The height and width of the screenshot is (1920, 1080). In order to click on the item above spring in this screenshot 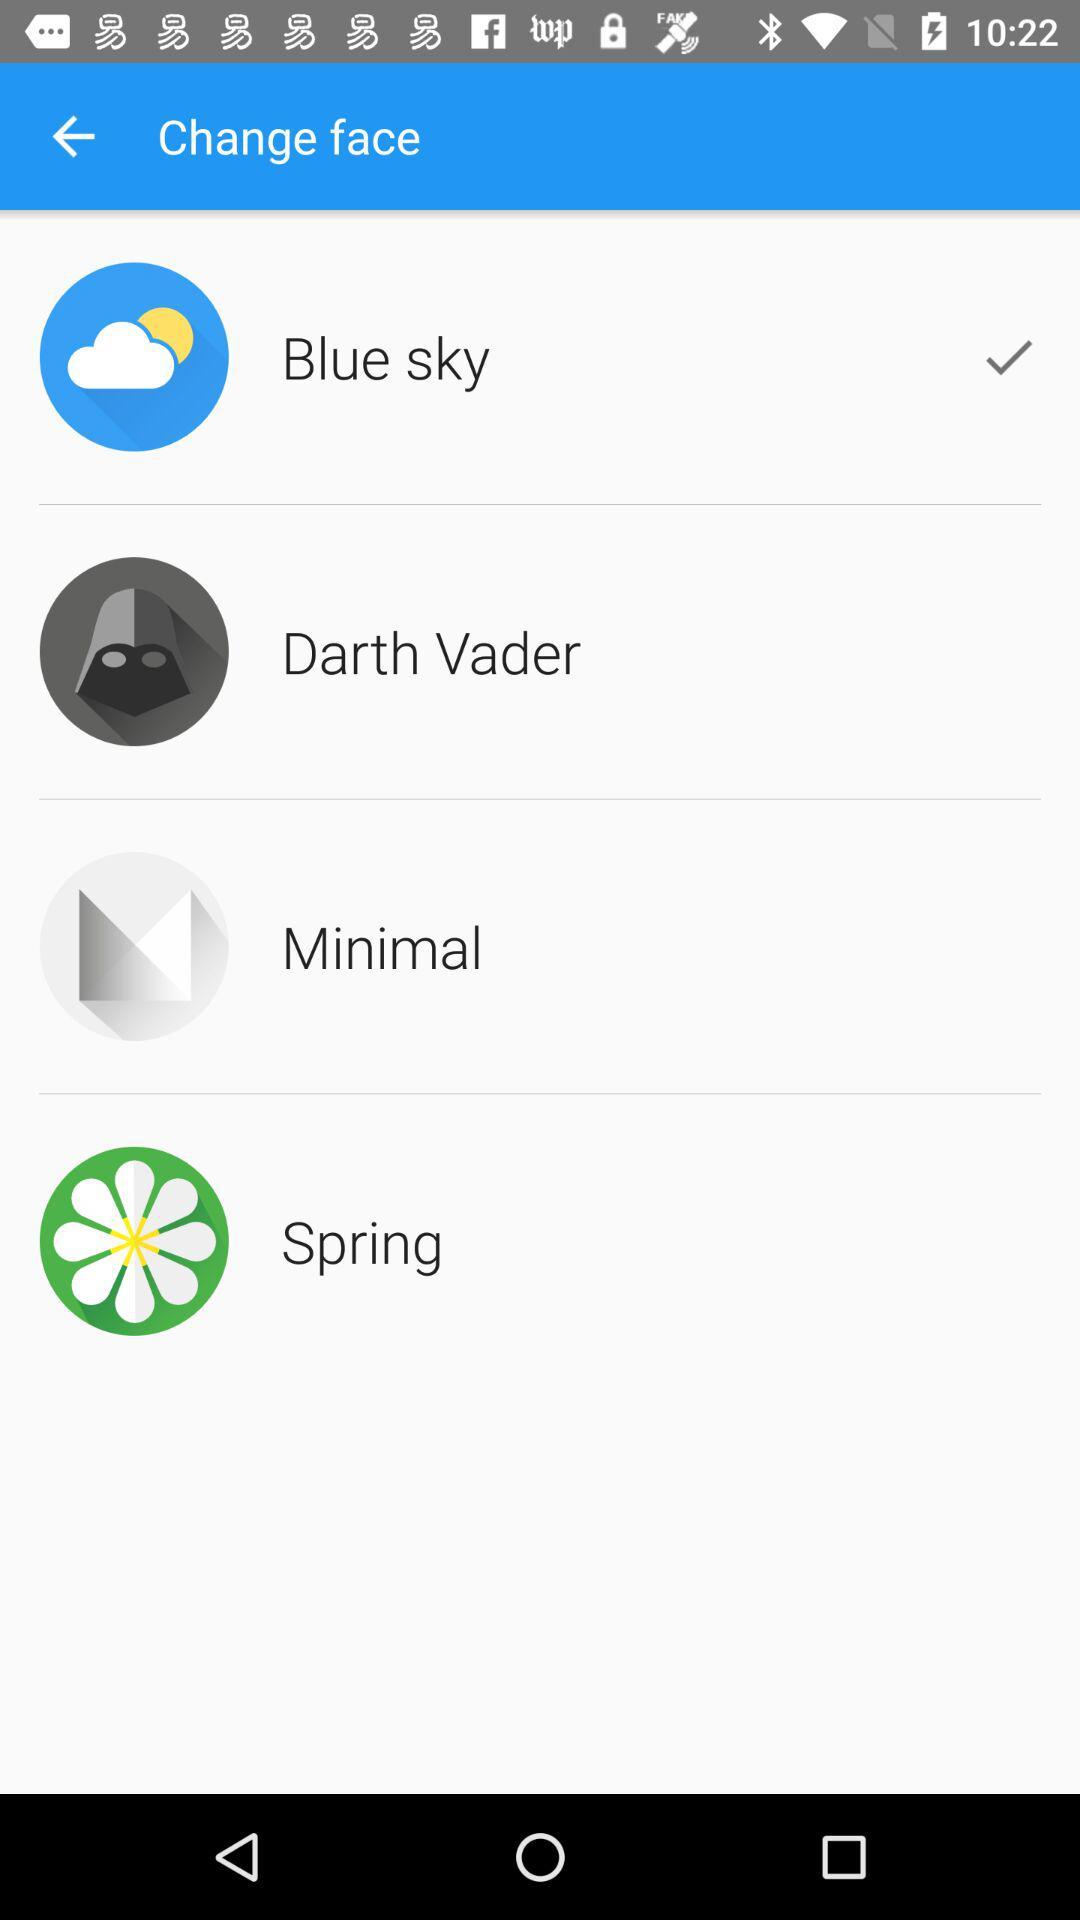, I will do `click(382, 945)`.